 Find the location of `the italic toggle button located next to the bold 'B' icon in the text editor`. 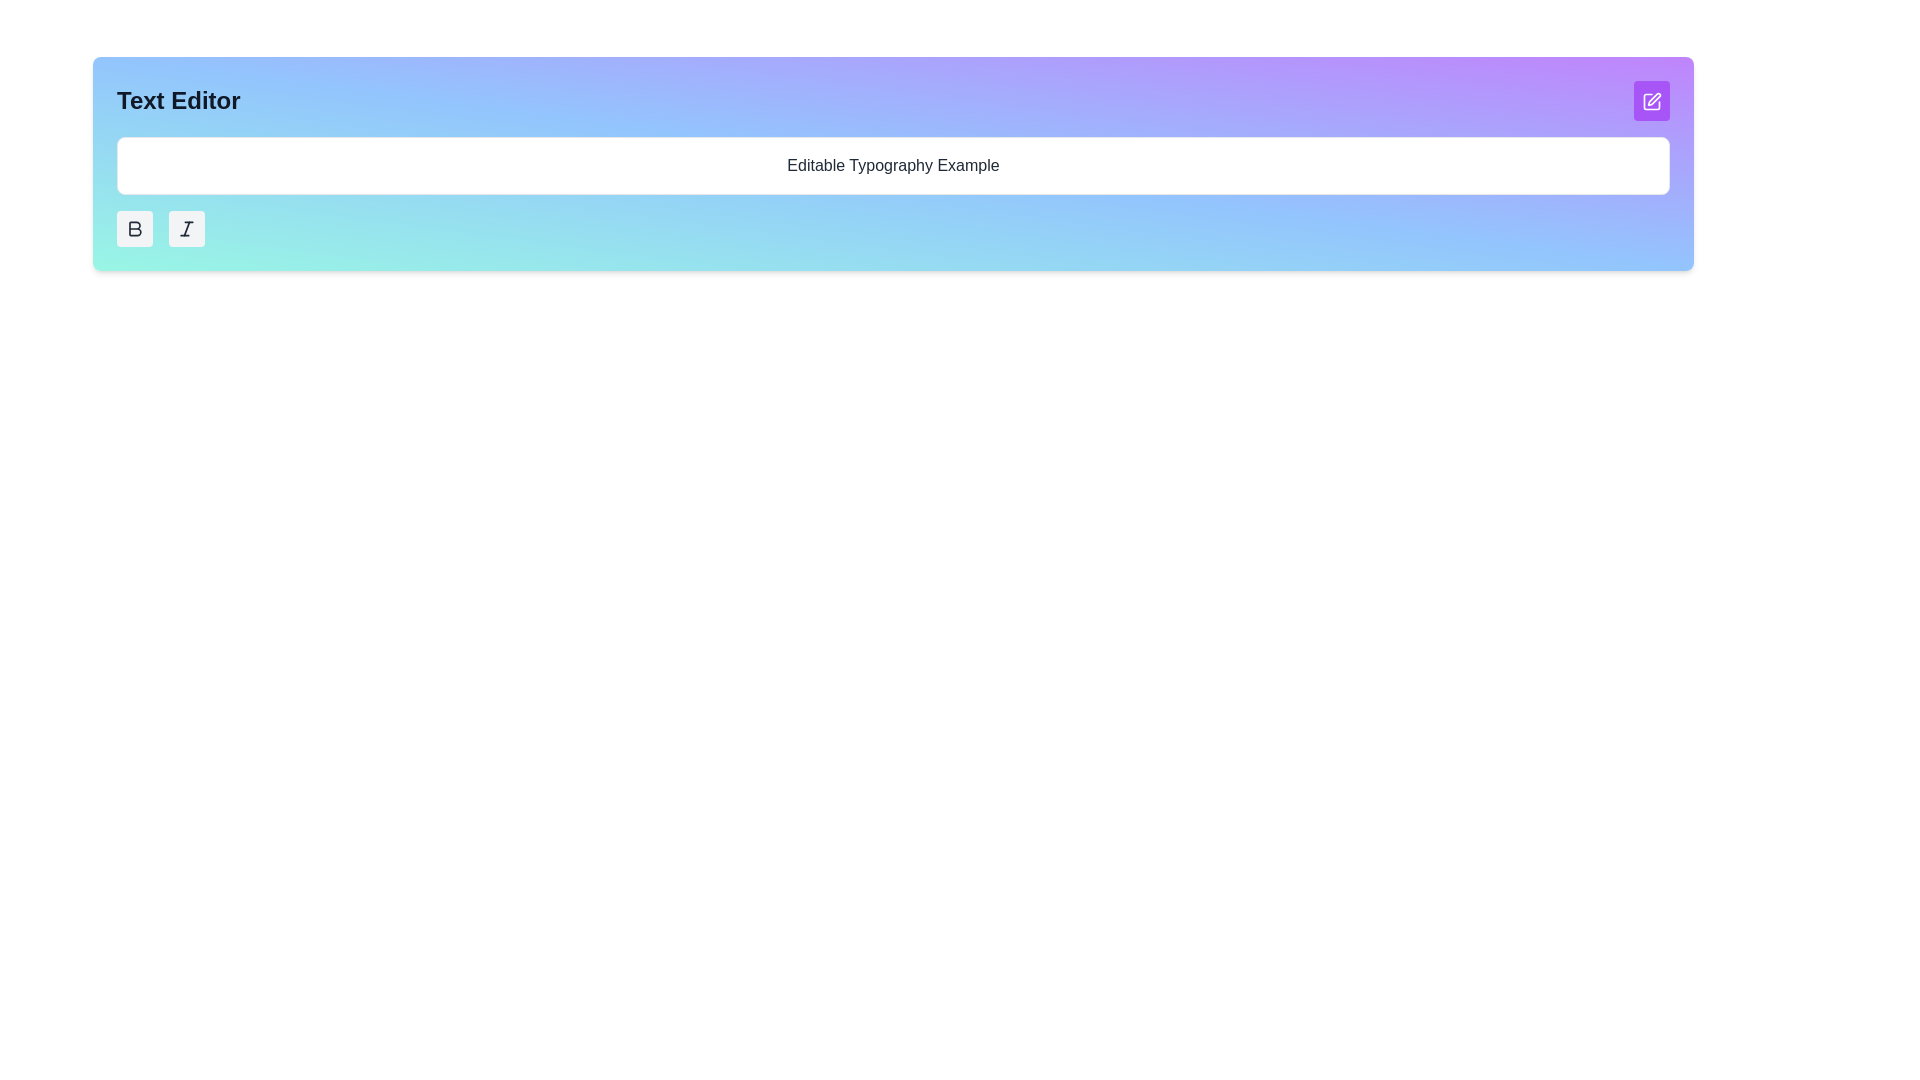

the italic toggle button located next to the bold 'B' icon in the text editor is located at coordinates (187, 227).